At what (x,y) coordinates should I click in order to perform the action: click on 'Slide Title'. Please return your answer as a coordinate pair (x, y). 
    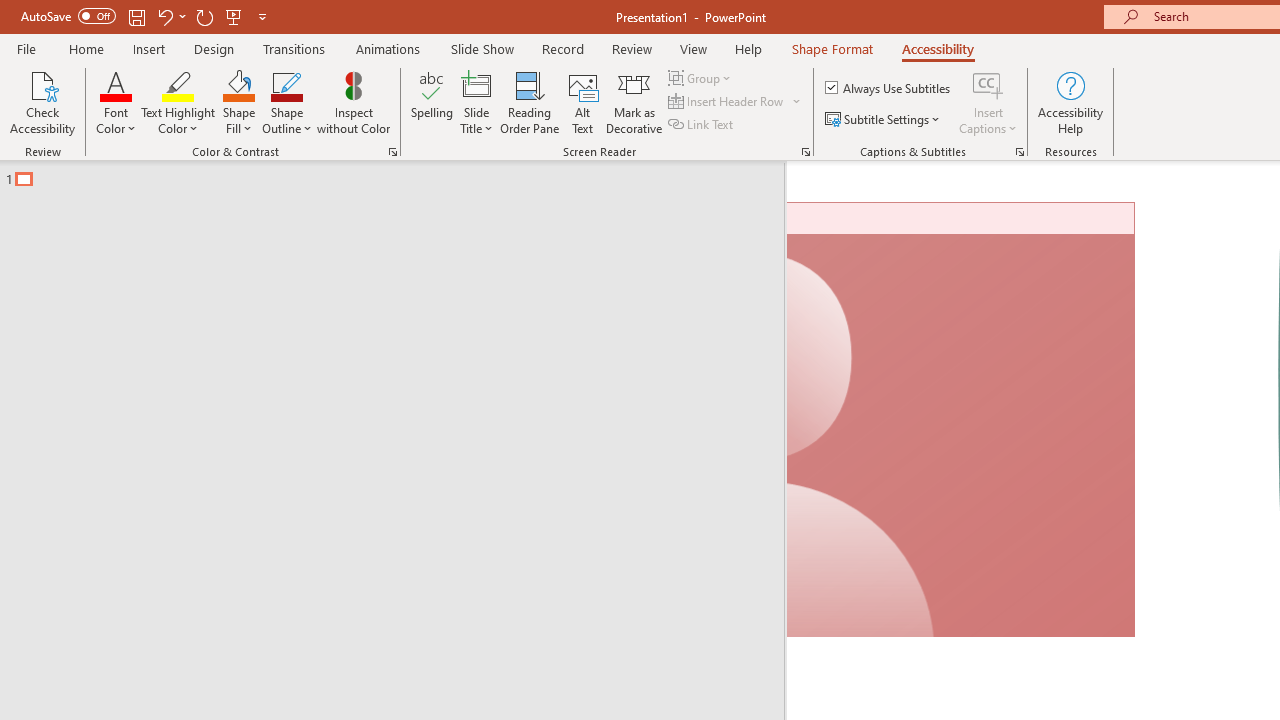
    Looking at the image, I should click on (475, 84).